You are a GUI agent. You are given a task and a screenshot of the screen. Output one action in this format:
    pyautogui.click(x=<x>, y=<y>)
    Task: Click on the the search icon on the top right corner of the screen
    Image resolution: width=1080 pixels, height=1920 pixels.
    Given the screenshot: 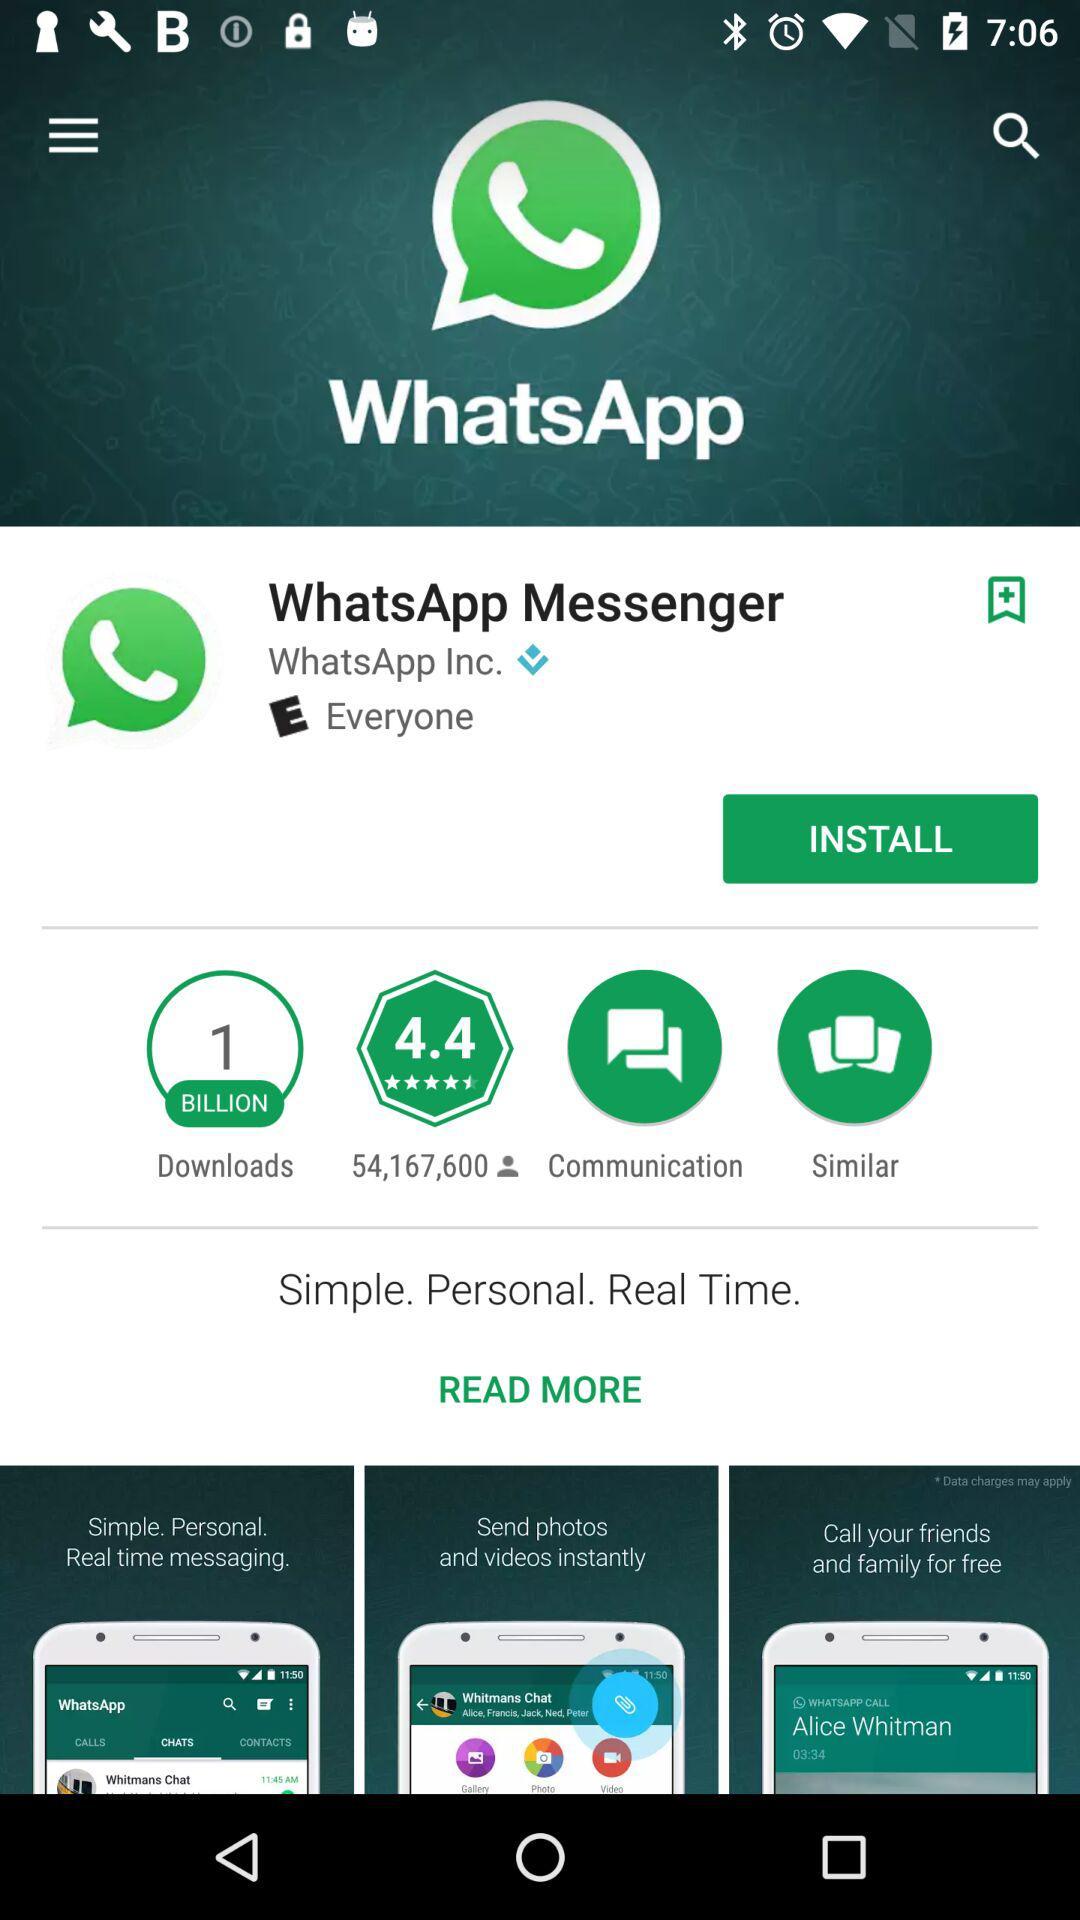 What is the action you would take?
    pyautogui.click(x=1017, y=136)
    